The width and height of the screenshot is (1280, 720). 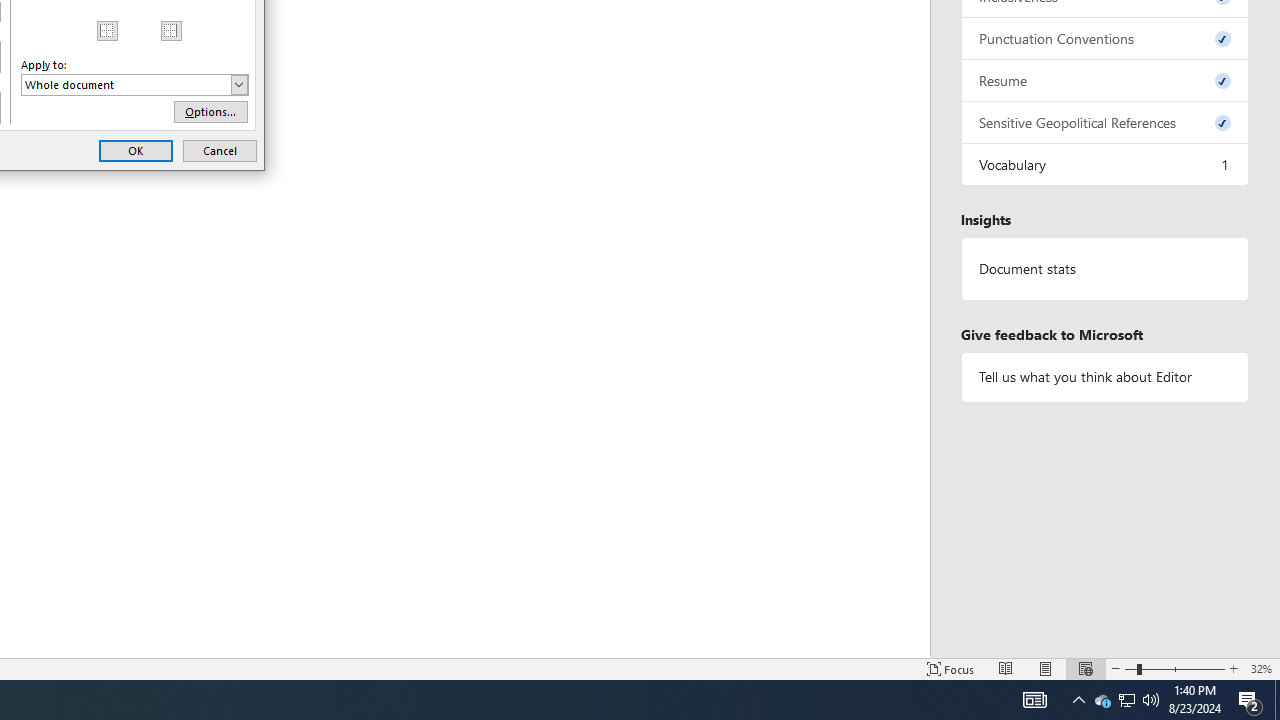 I want to click on 'Cancel', so click(x=220, y=149).